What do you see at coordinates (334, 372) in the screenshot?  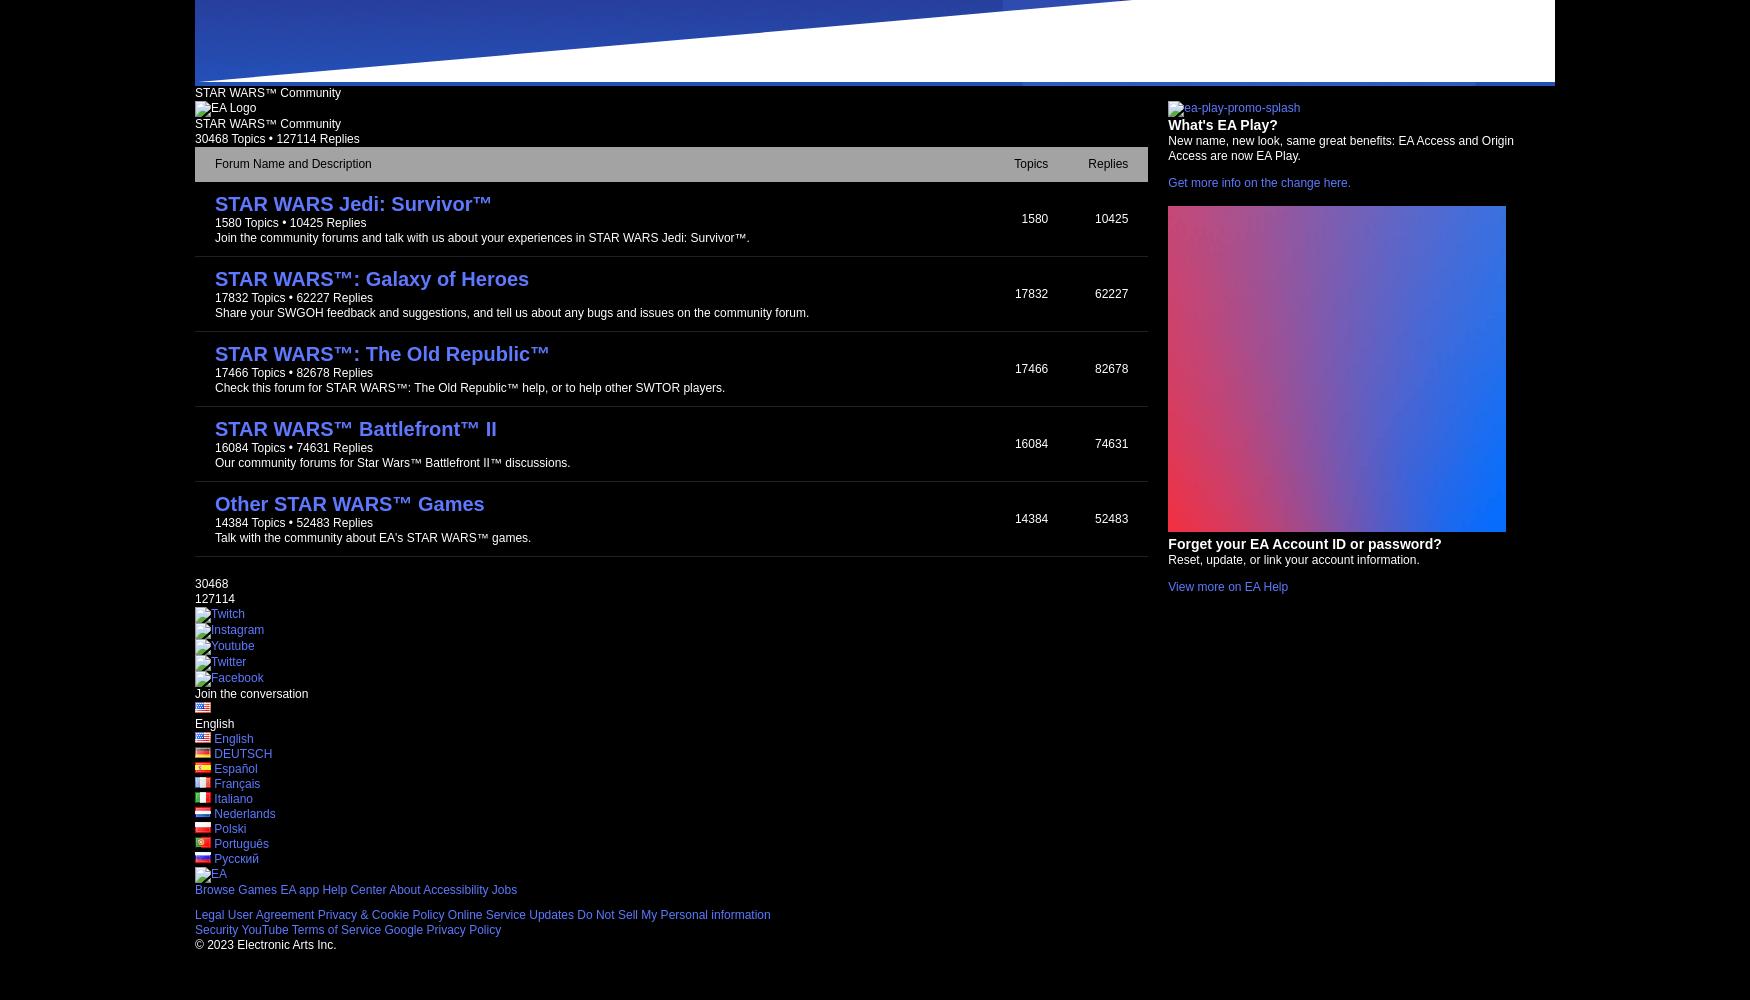 I see `'82678 Replies'` at bounding box center [334, 372].